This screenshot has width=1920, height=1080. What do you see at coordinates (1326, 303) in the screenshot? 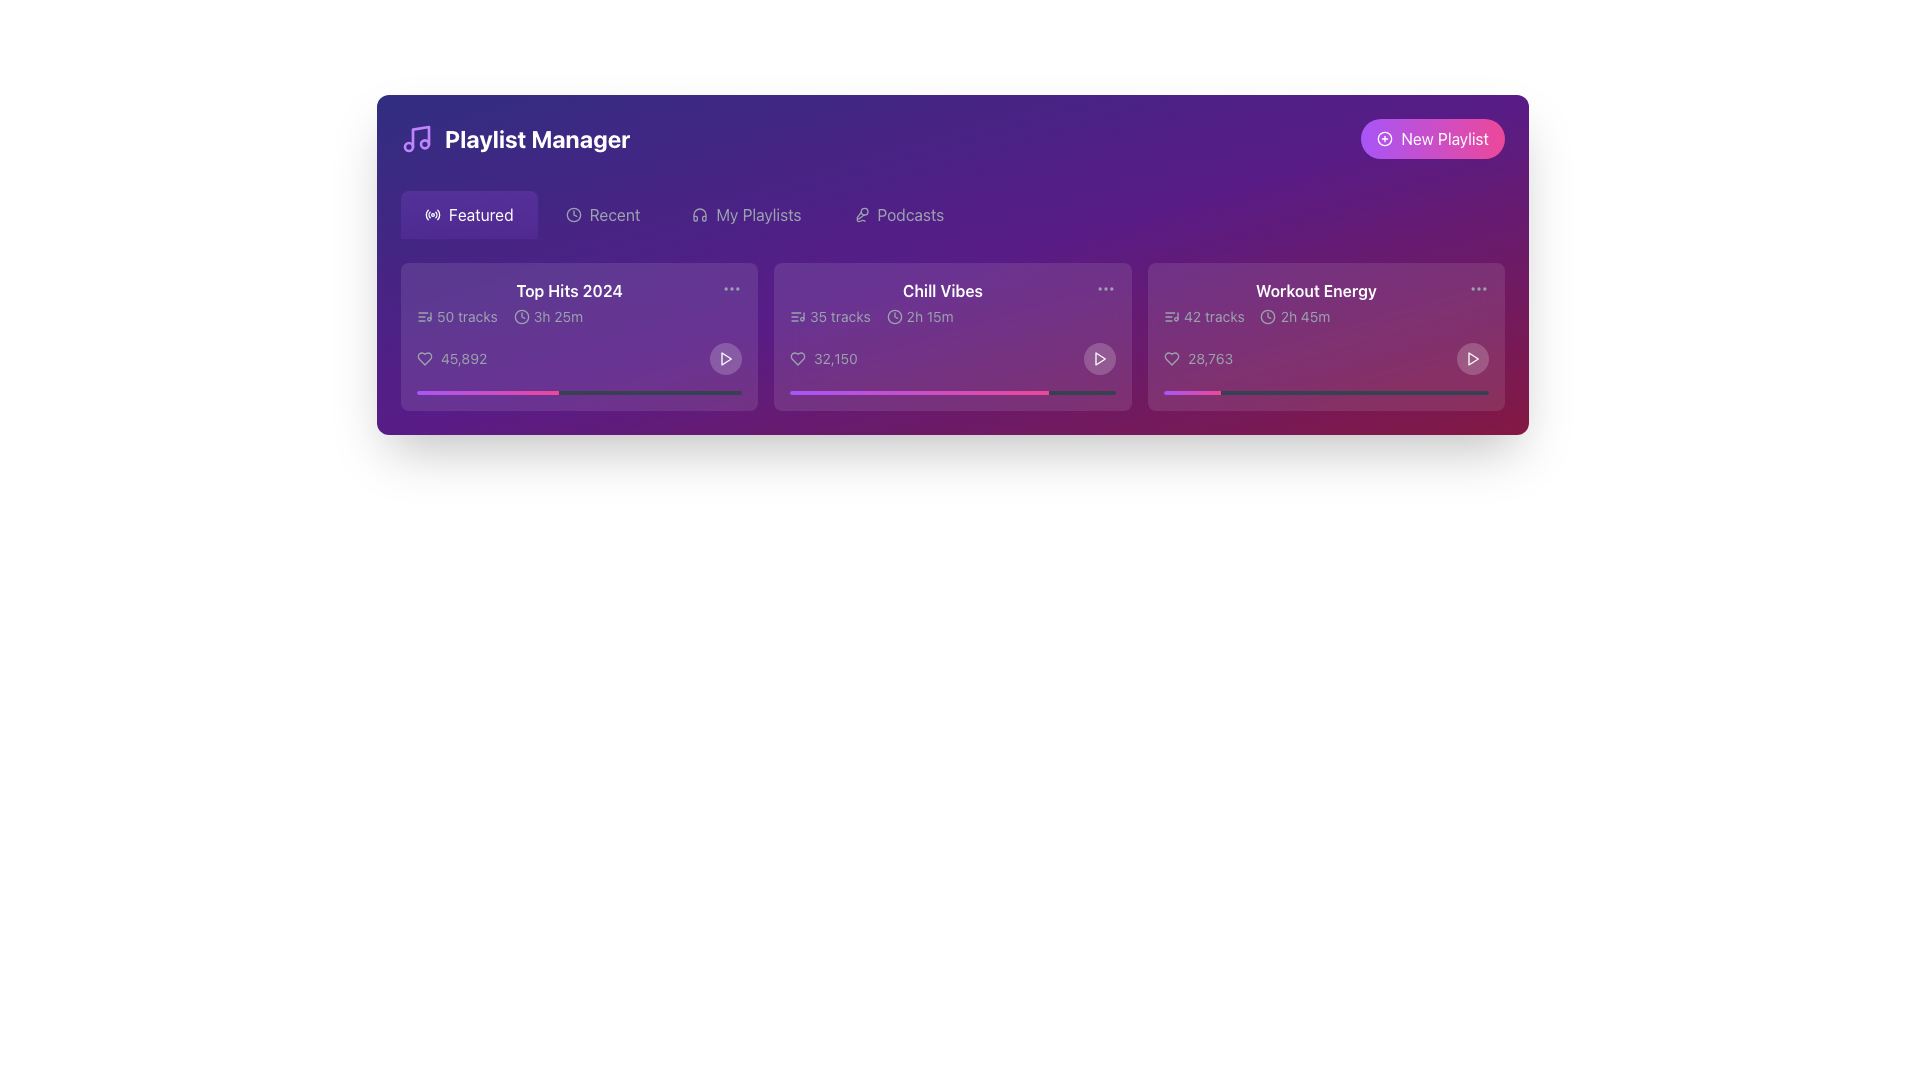
I see `information displayed in the text block titled 'Workout Energy', which includes the details '42 tracks' and '2h 45m' below it, along with accompanying icons` at bounding box center [1326, 303].